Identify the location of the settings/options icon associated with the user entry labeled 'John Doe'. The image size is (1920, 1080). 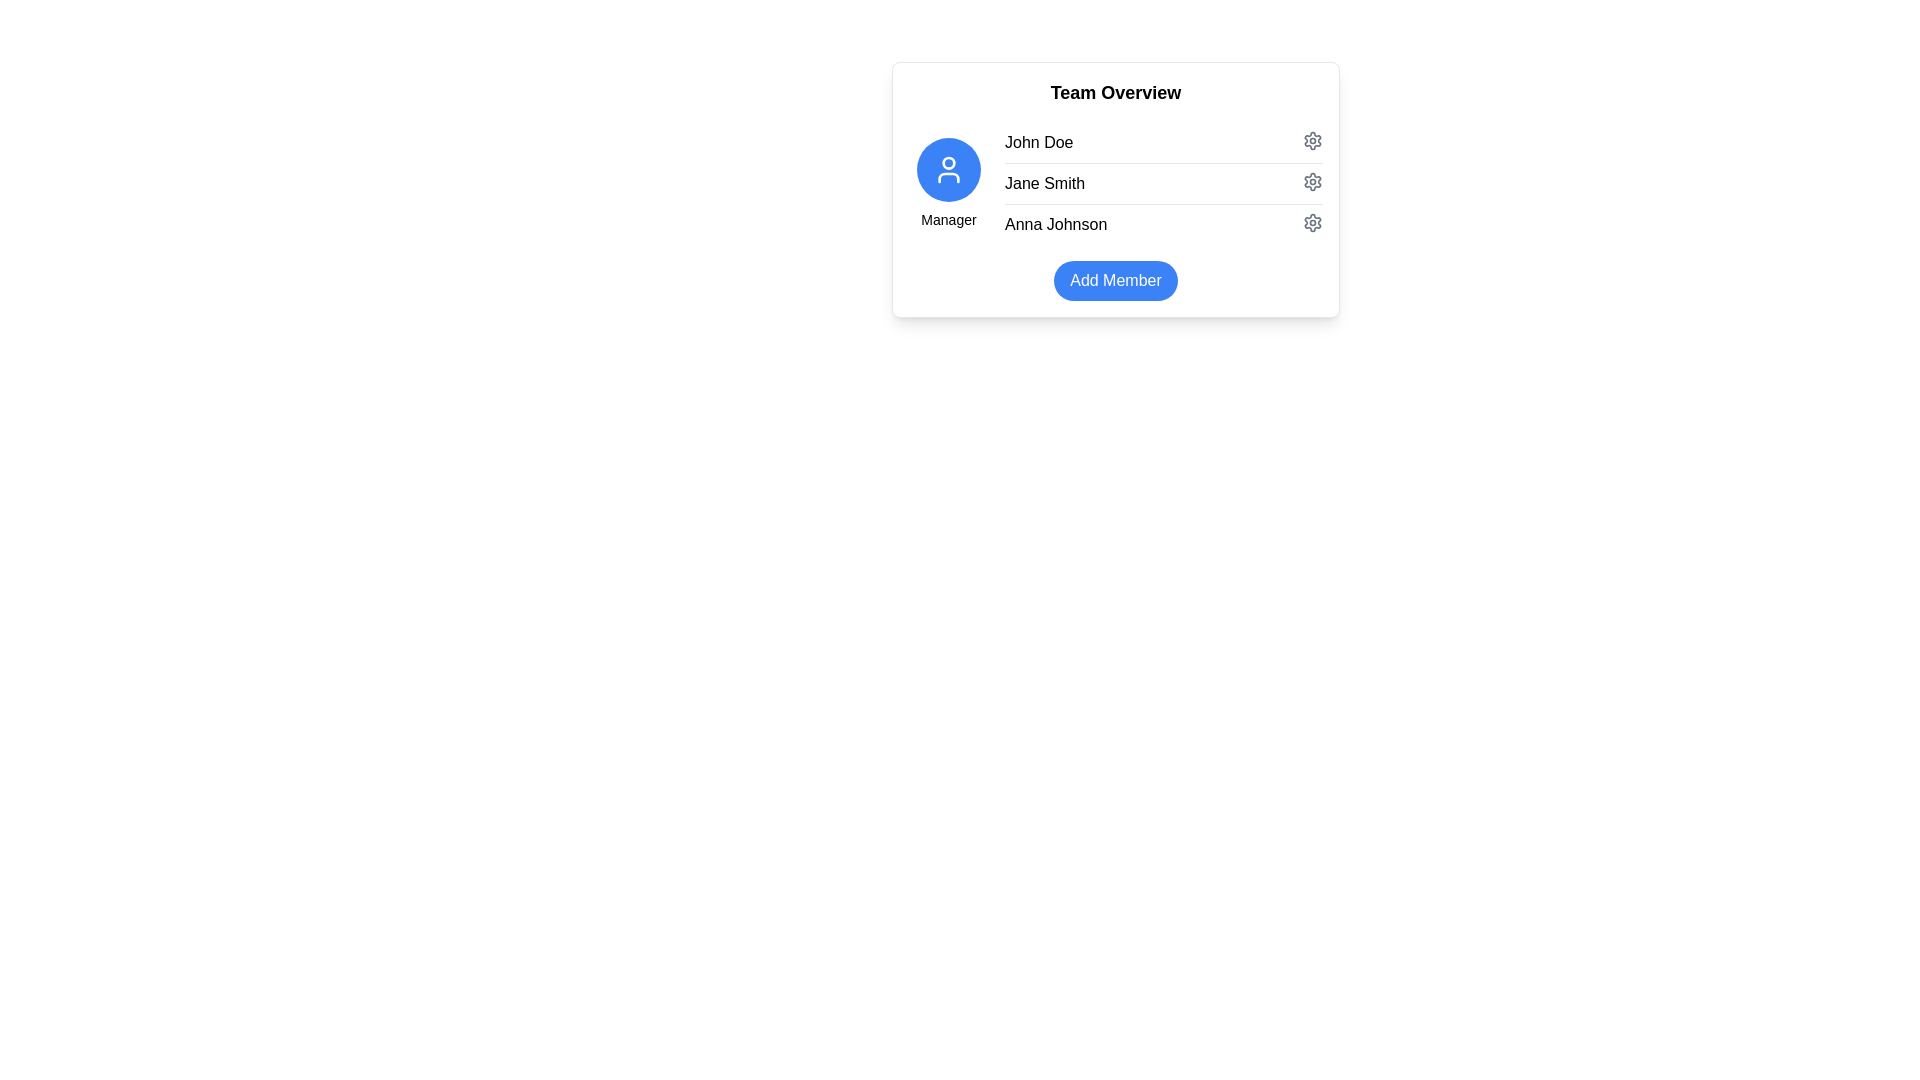
(1313, 140).